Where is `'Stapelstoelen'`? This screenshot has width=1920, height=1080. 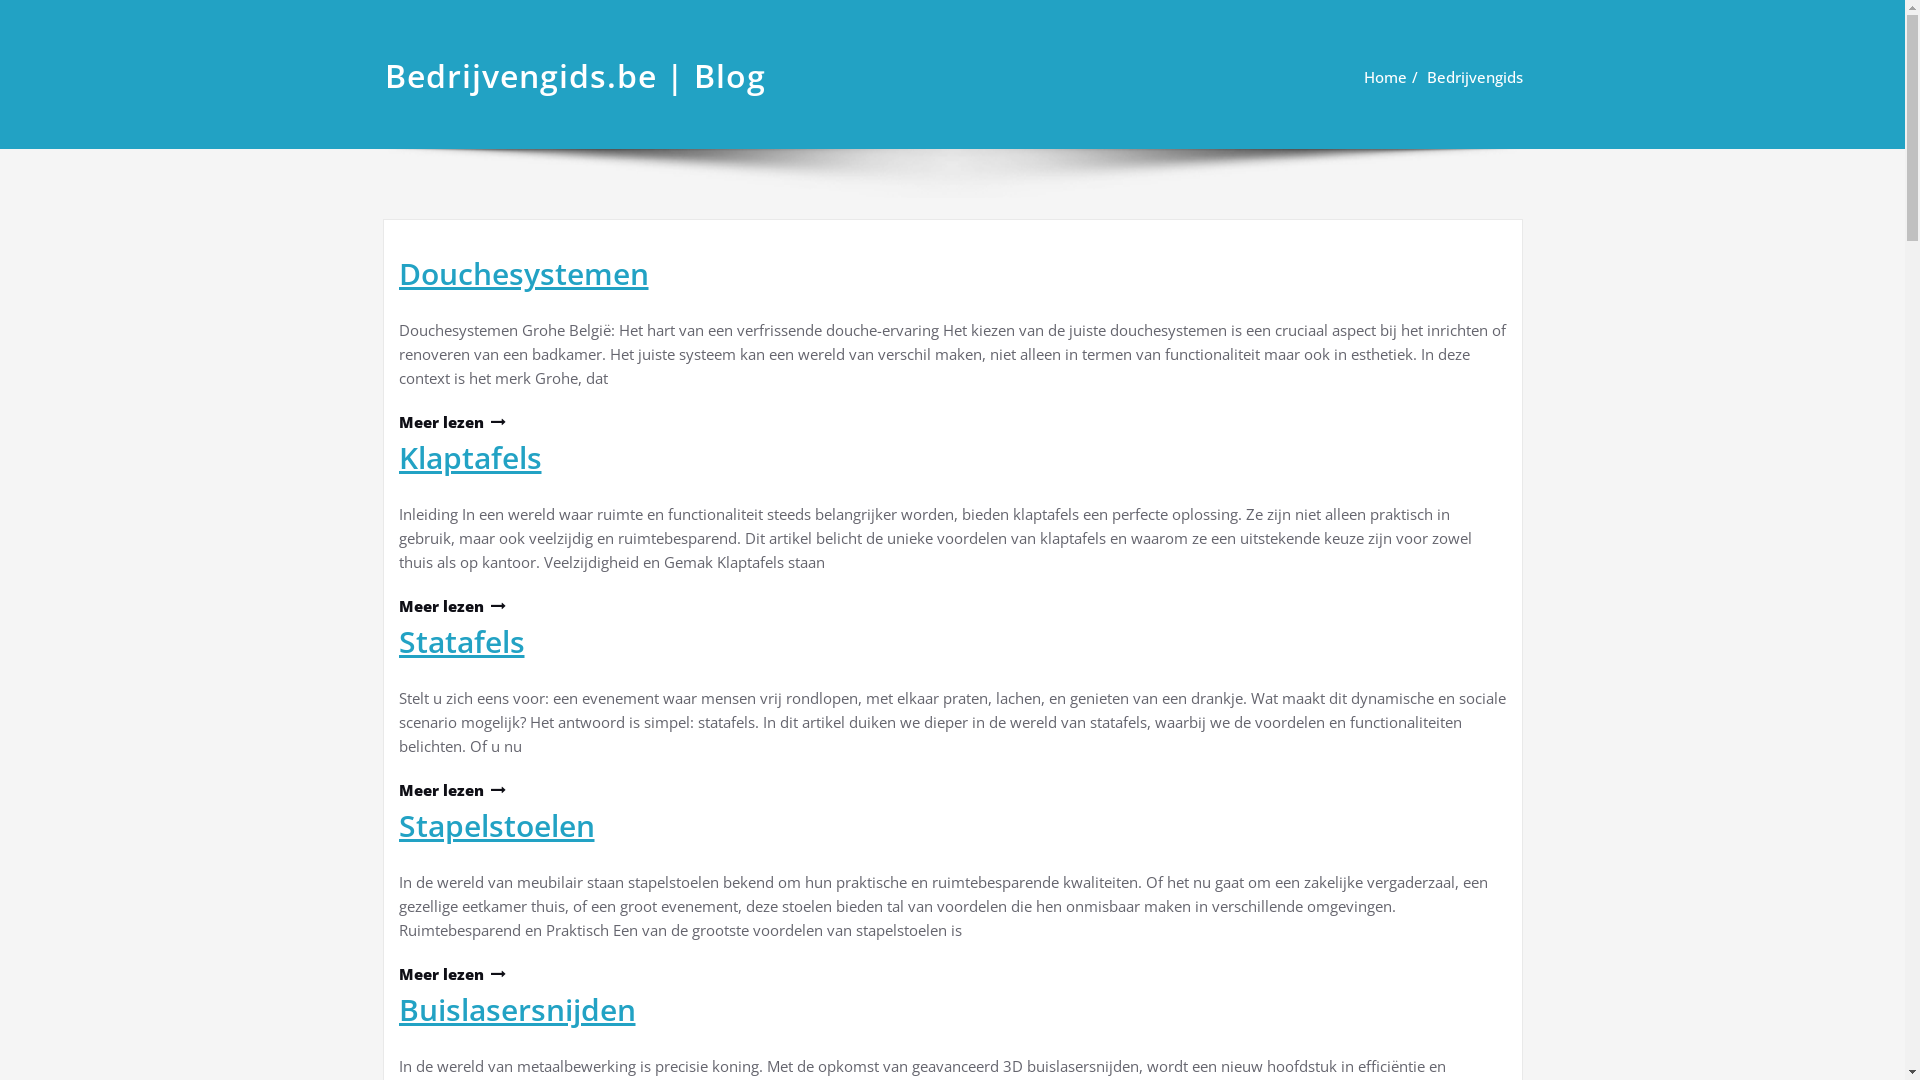 'Stapelstoelen' is located at coordinates (495, 825).